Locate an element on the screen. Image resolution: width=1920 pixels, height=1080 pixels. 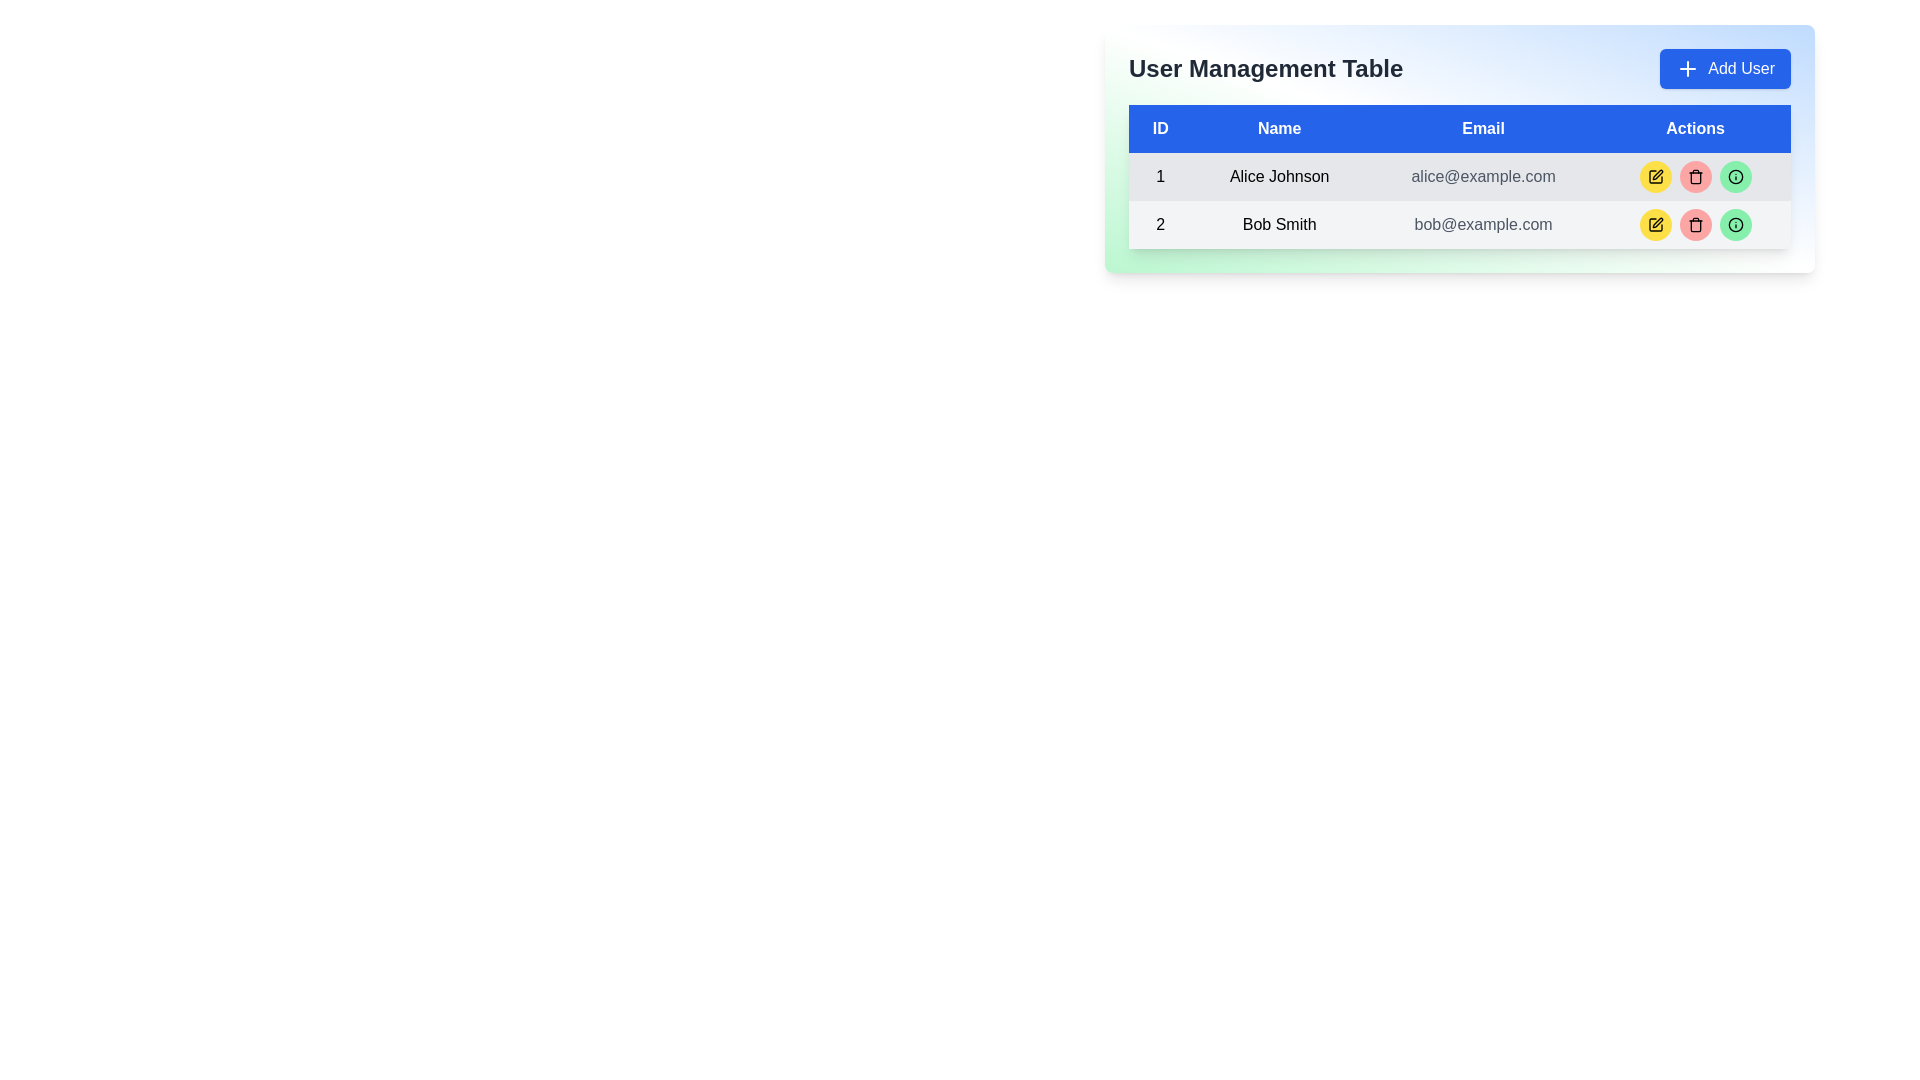
the circular yellow edit button with a black border in the Actions column of the user management table for the user 'Bob Smith' is located at coordinates (1655, 224).